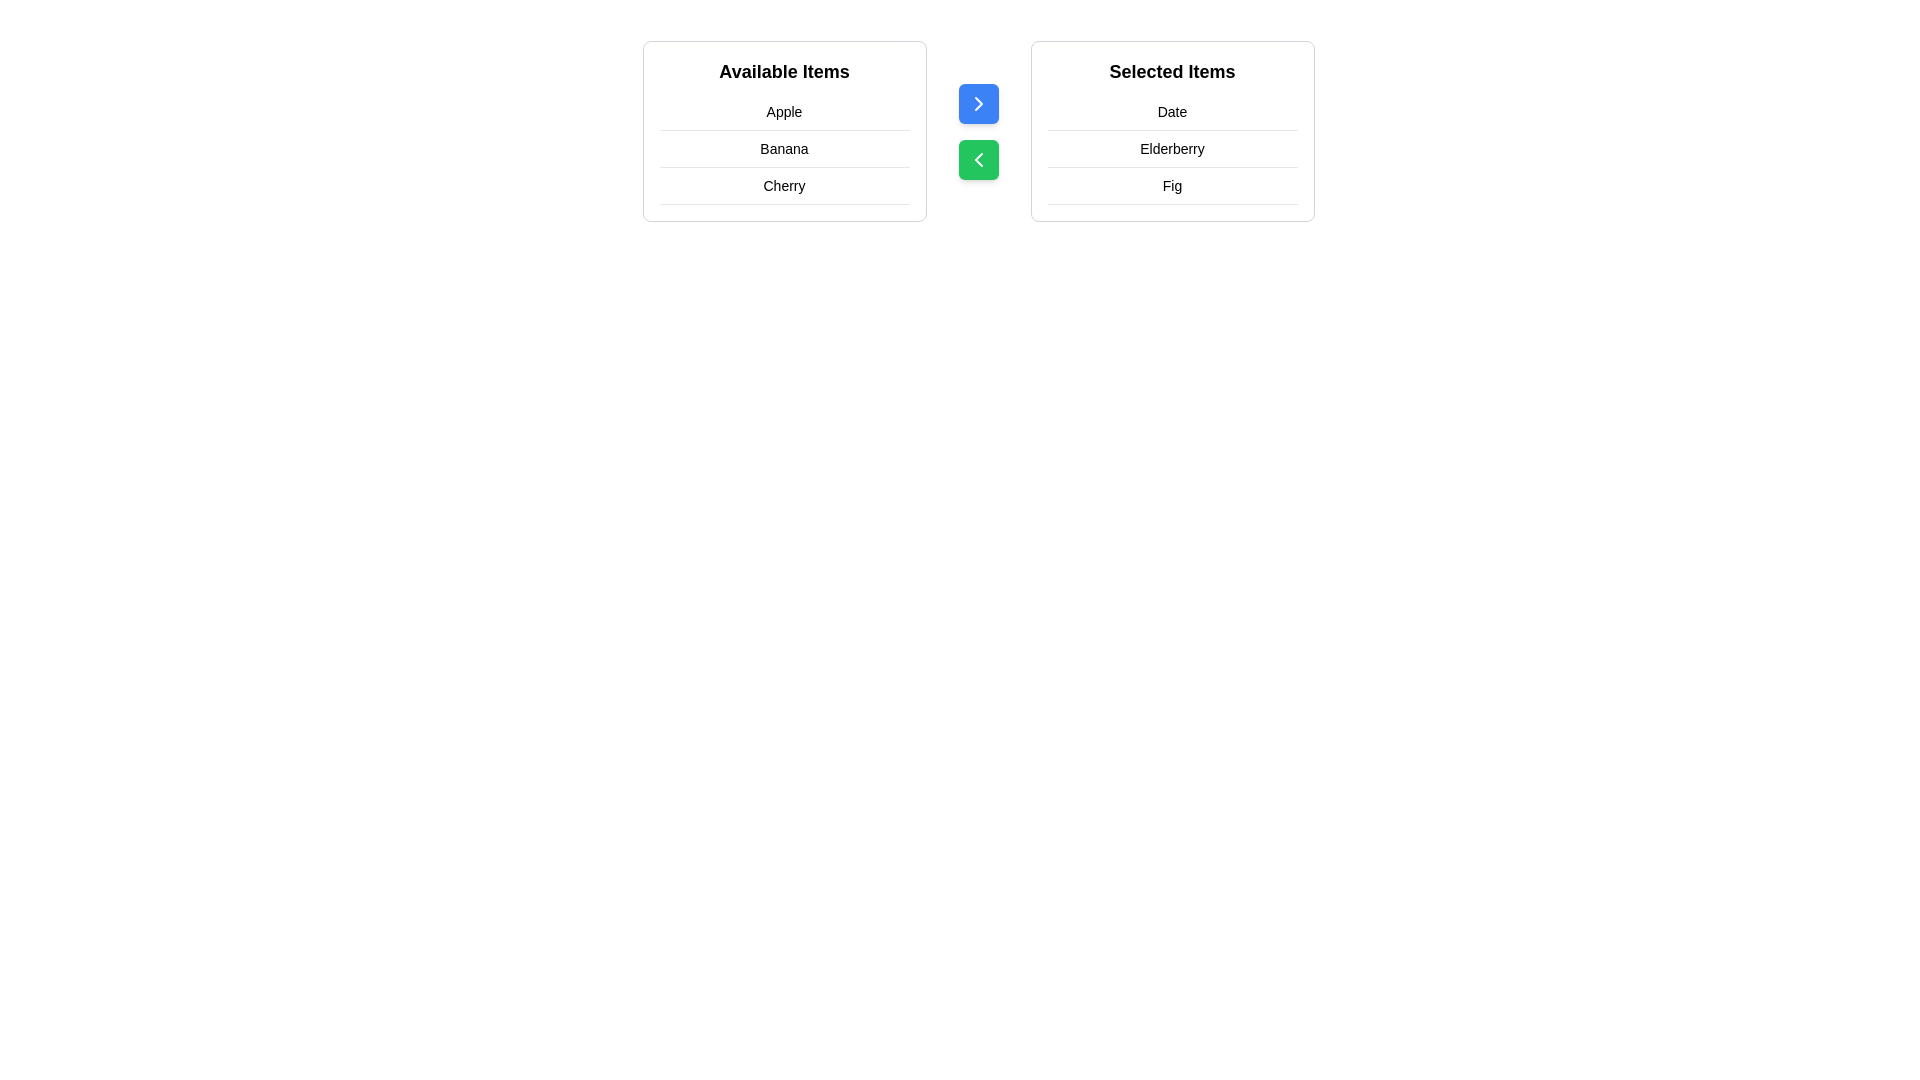  I want to click on the first text label in the 'Selected Items' panel, which is labeled 'Date', so click(1172, 112).